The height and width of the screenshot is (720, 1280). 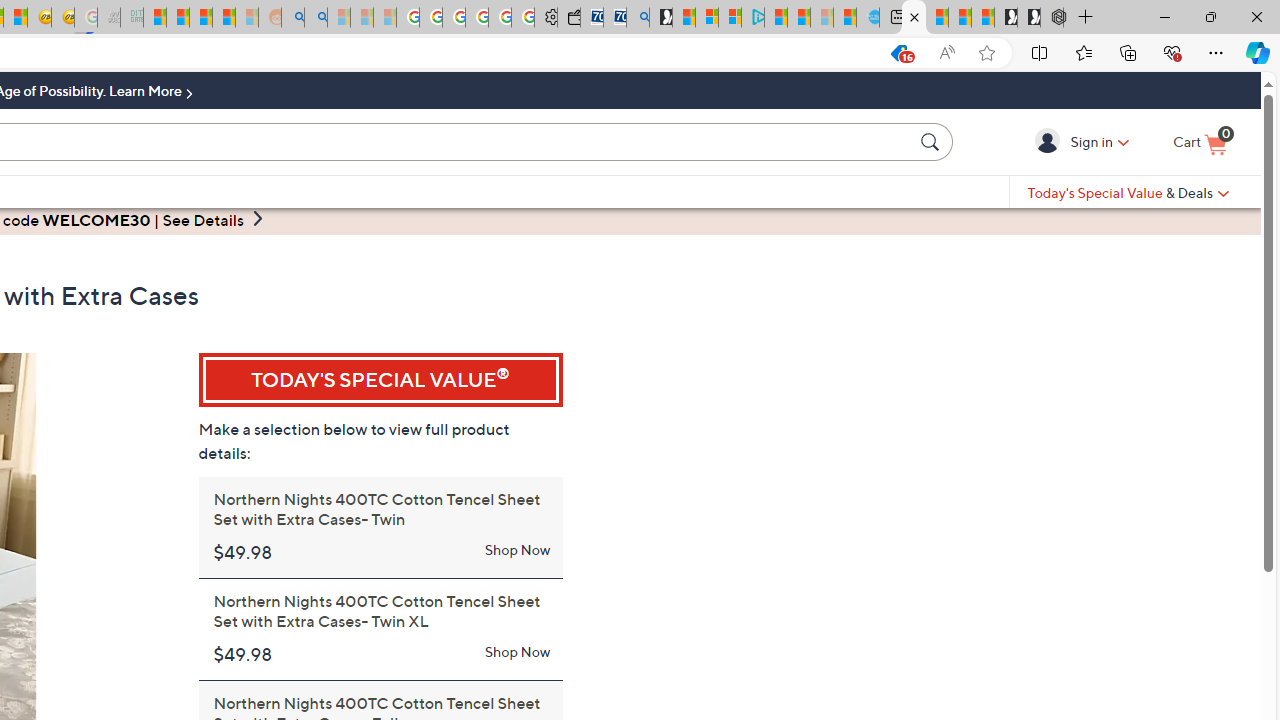 I want to click on 'Search Submit', so click(x=932, y=140).